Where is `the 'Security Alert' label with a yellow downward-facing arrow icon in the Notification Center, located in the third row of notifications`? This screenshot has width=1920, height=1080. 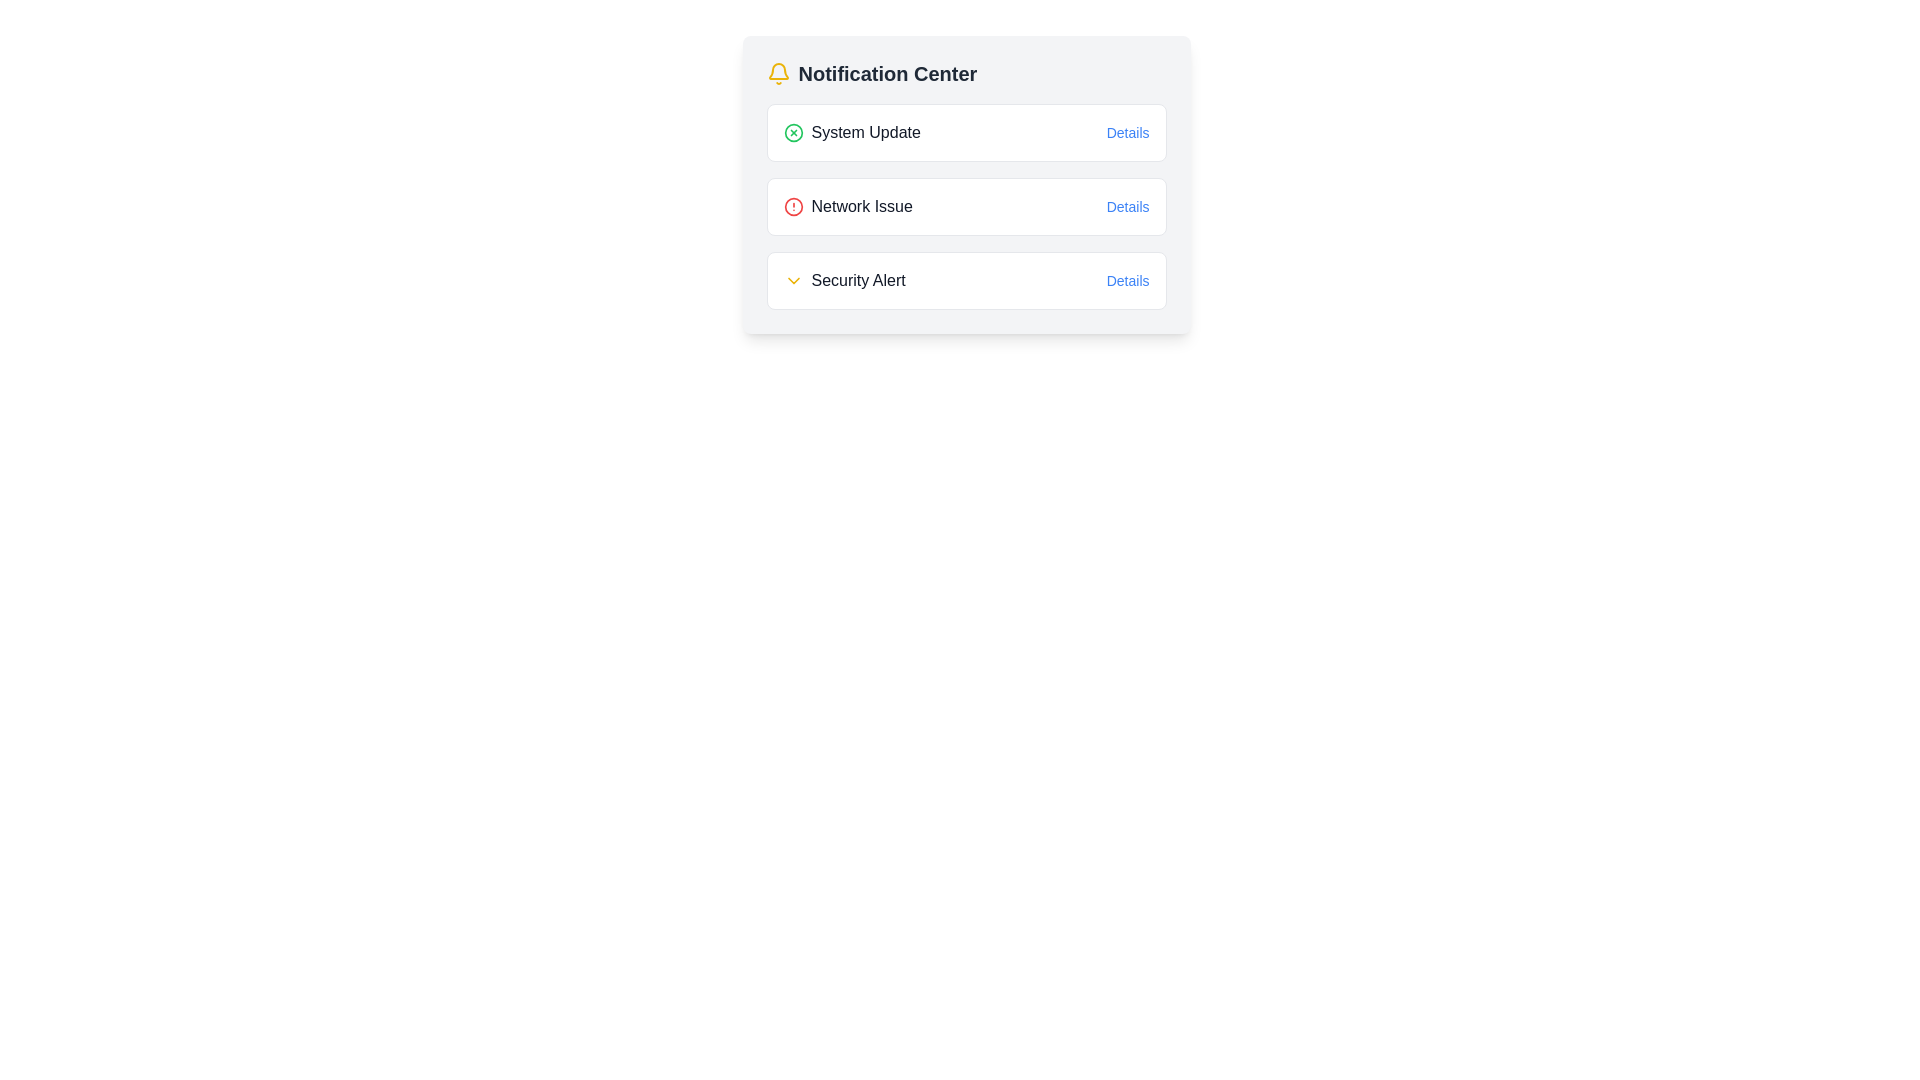 the 'Security Alert' label with a yellow downward-facing arrow icon in the Notification Center, located in the third row of notifications is located at coordinates (844, 281).